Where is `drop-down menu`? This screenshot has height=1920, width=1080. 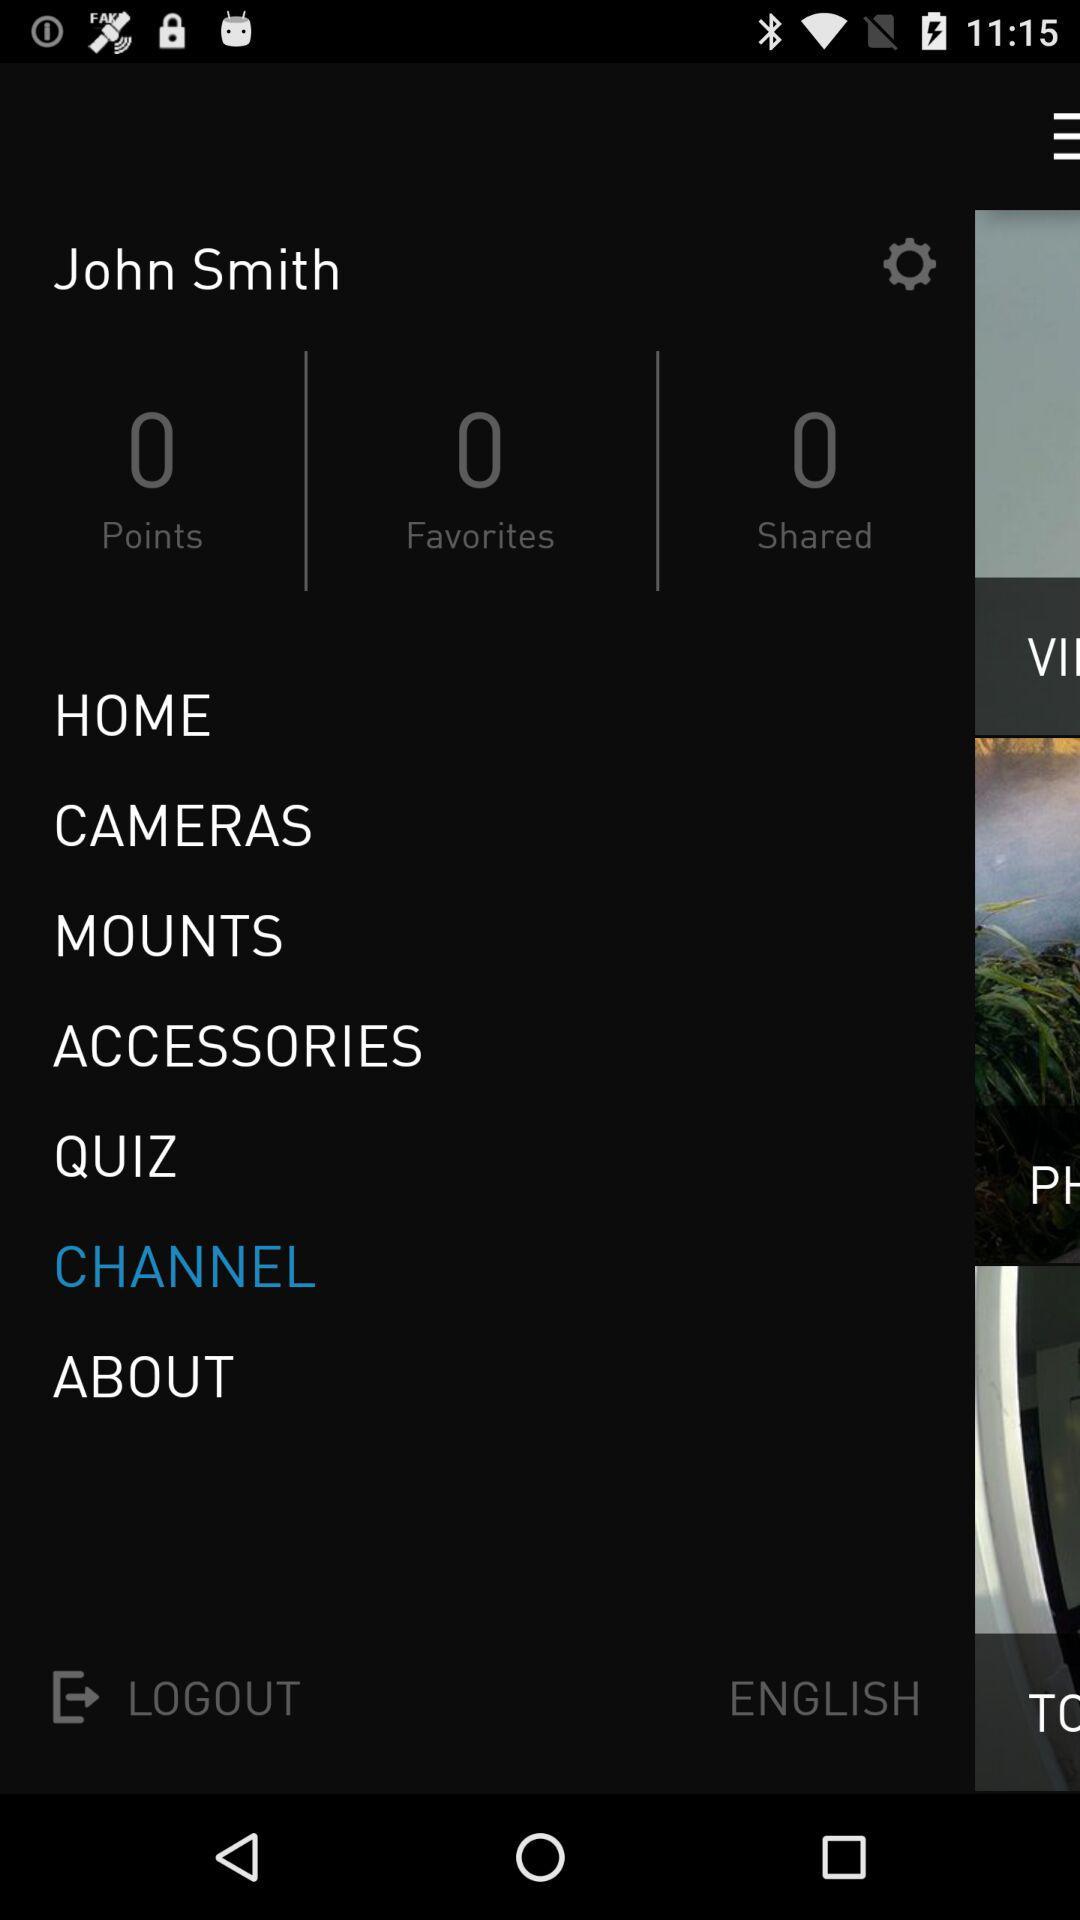 drop-down menu is located at coordinates (1047, 135).